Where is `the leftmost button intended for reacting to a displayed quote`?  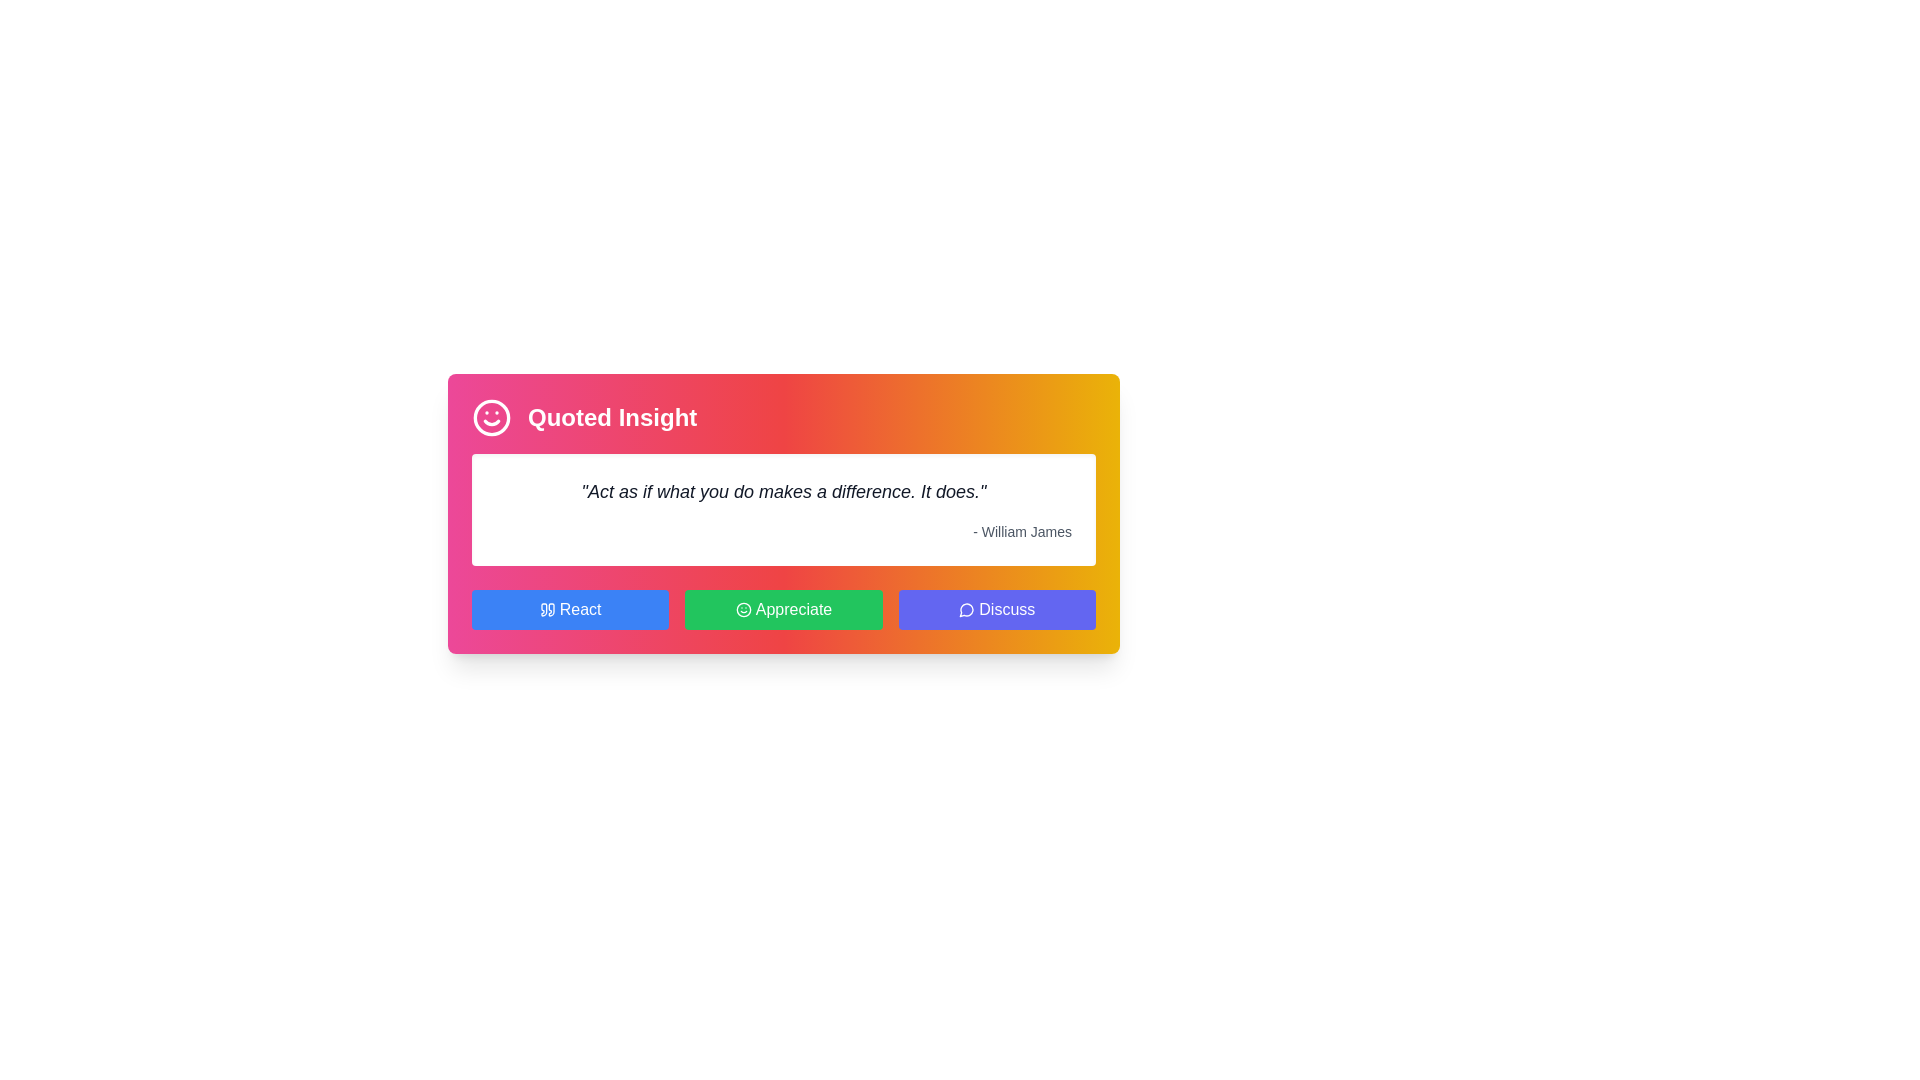
the leftmost button intended for reacting to a displayed quote is located at coordinates (569, 608).